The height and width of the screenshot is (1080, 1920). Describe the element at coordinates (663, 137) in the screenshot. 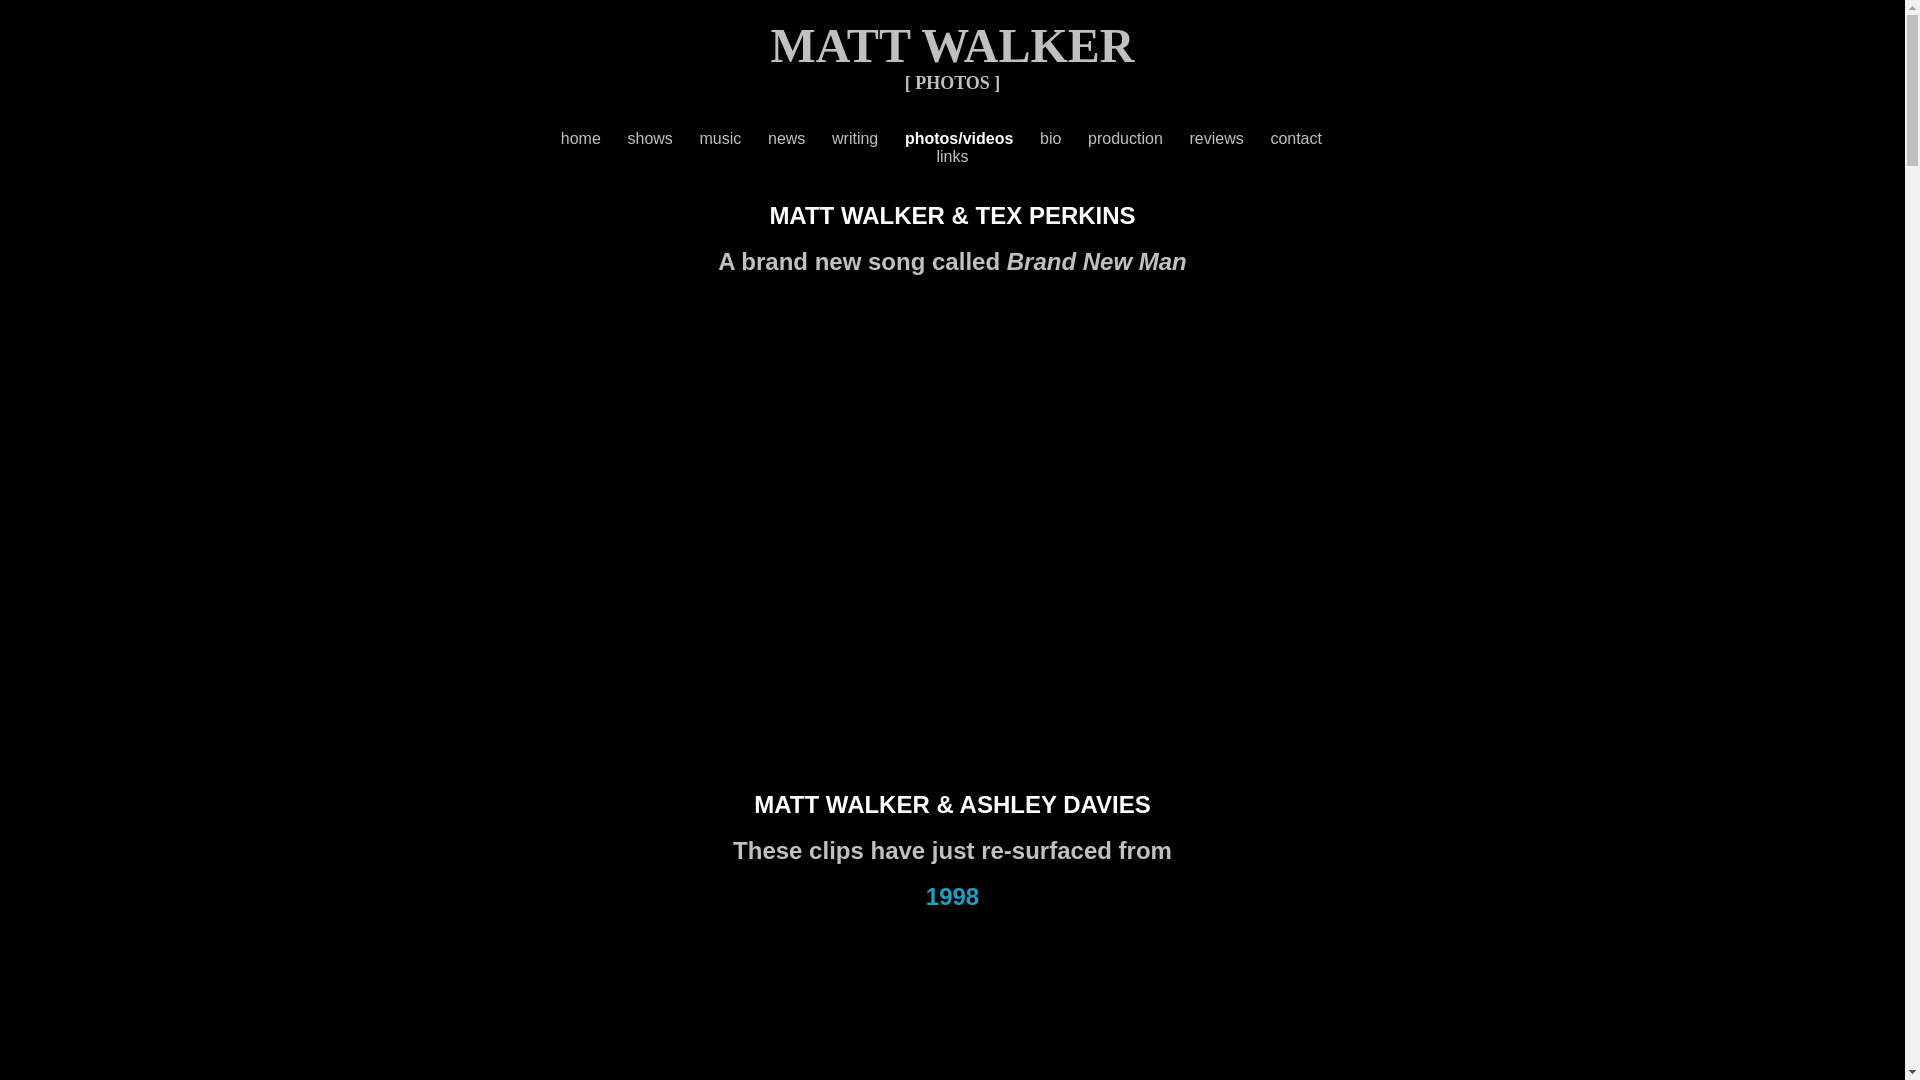

I see `'shows     '` at that location.